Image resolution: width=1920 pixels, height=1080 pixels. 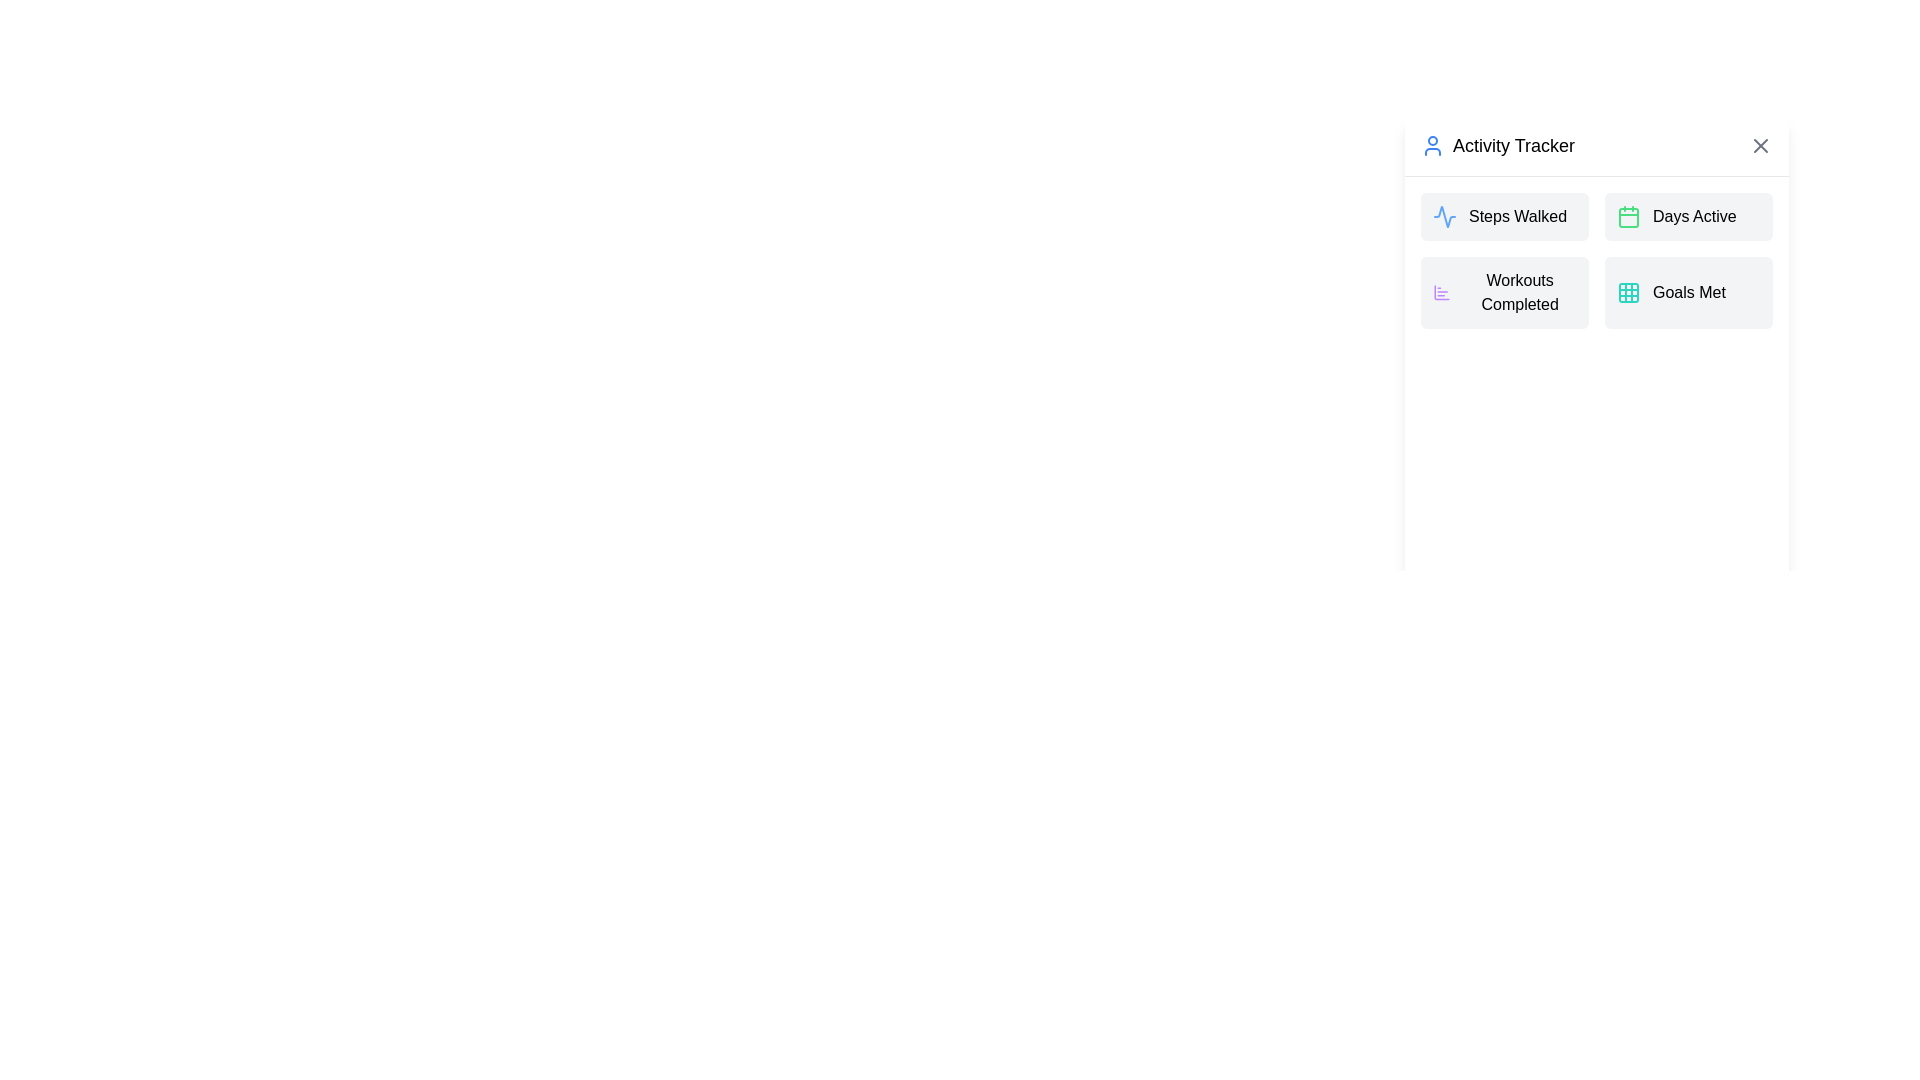 What do you see at coordinates (1761, 145) in the screenshot?
I see `the 'X' button in the top-right corner of the Activity Tracker panel header` at bounding box center [1761, 145].